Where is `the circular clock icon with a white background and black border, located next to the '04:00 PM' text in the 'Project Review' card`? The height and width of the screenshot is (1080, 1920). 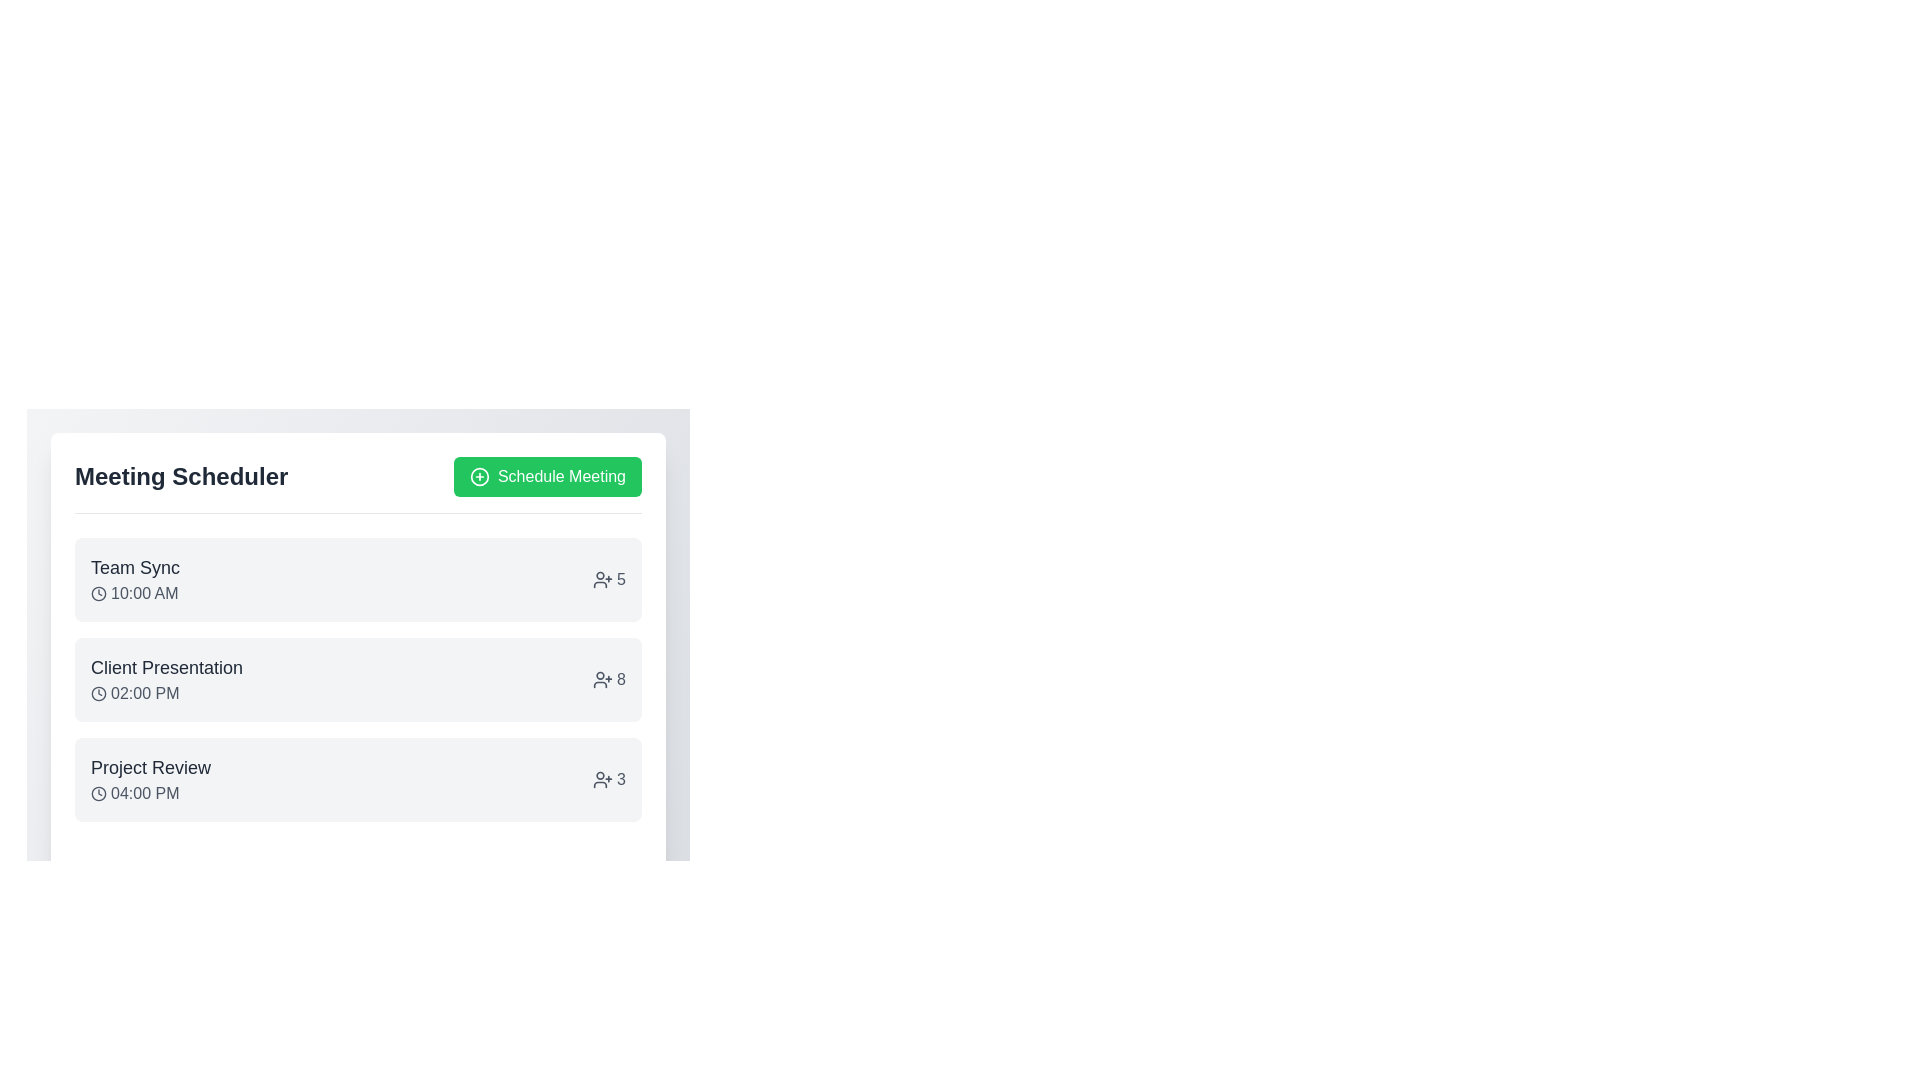
the circular clock icon with a white background and black border, located next to the '04:00 PM' text in the 'Project Review' card is located at coordinates (98, 793).